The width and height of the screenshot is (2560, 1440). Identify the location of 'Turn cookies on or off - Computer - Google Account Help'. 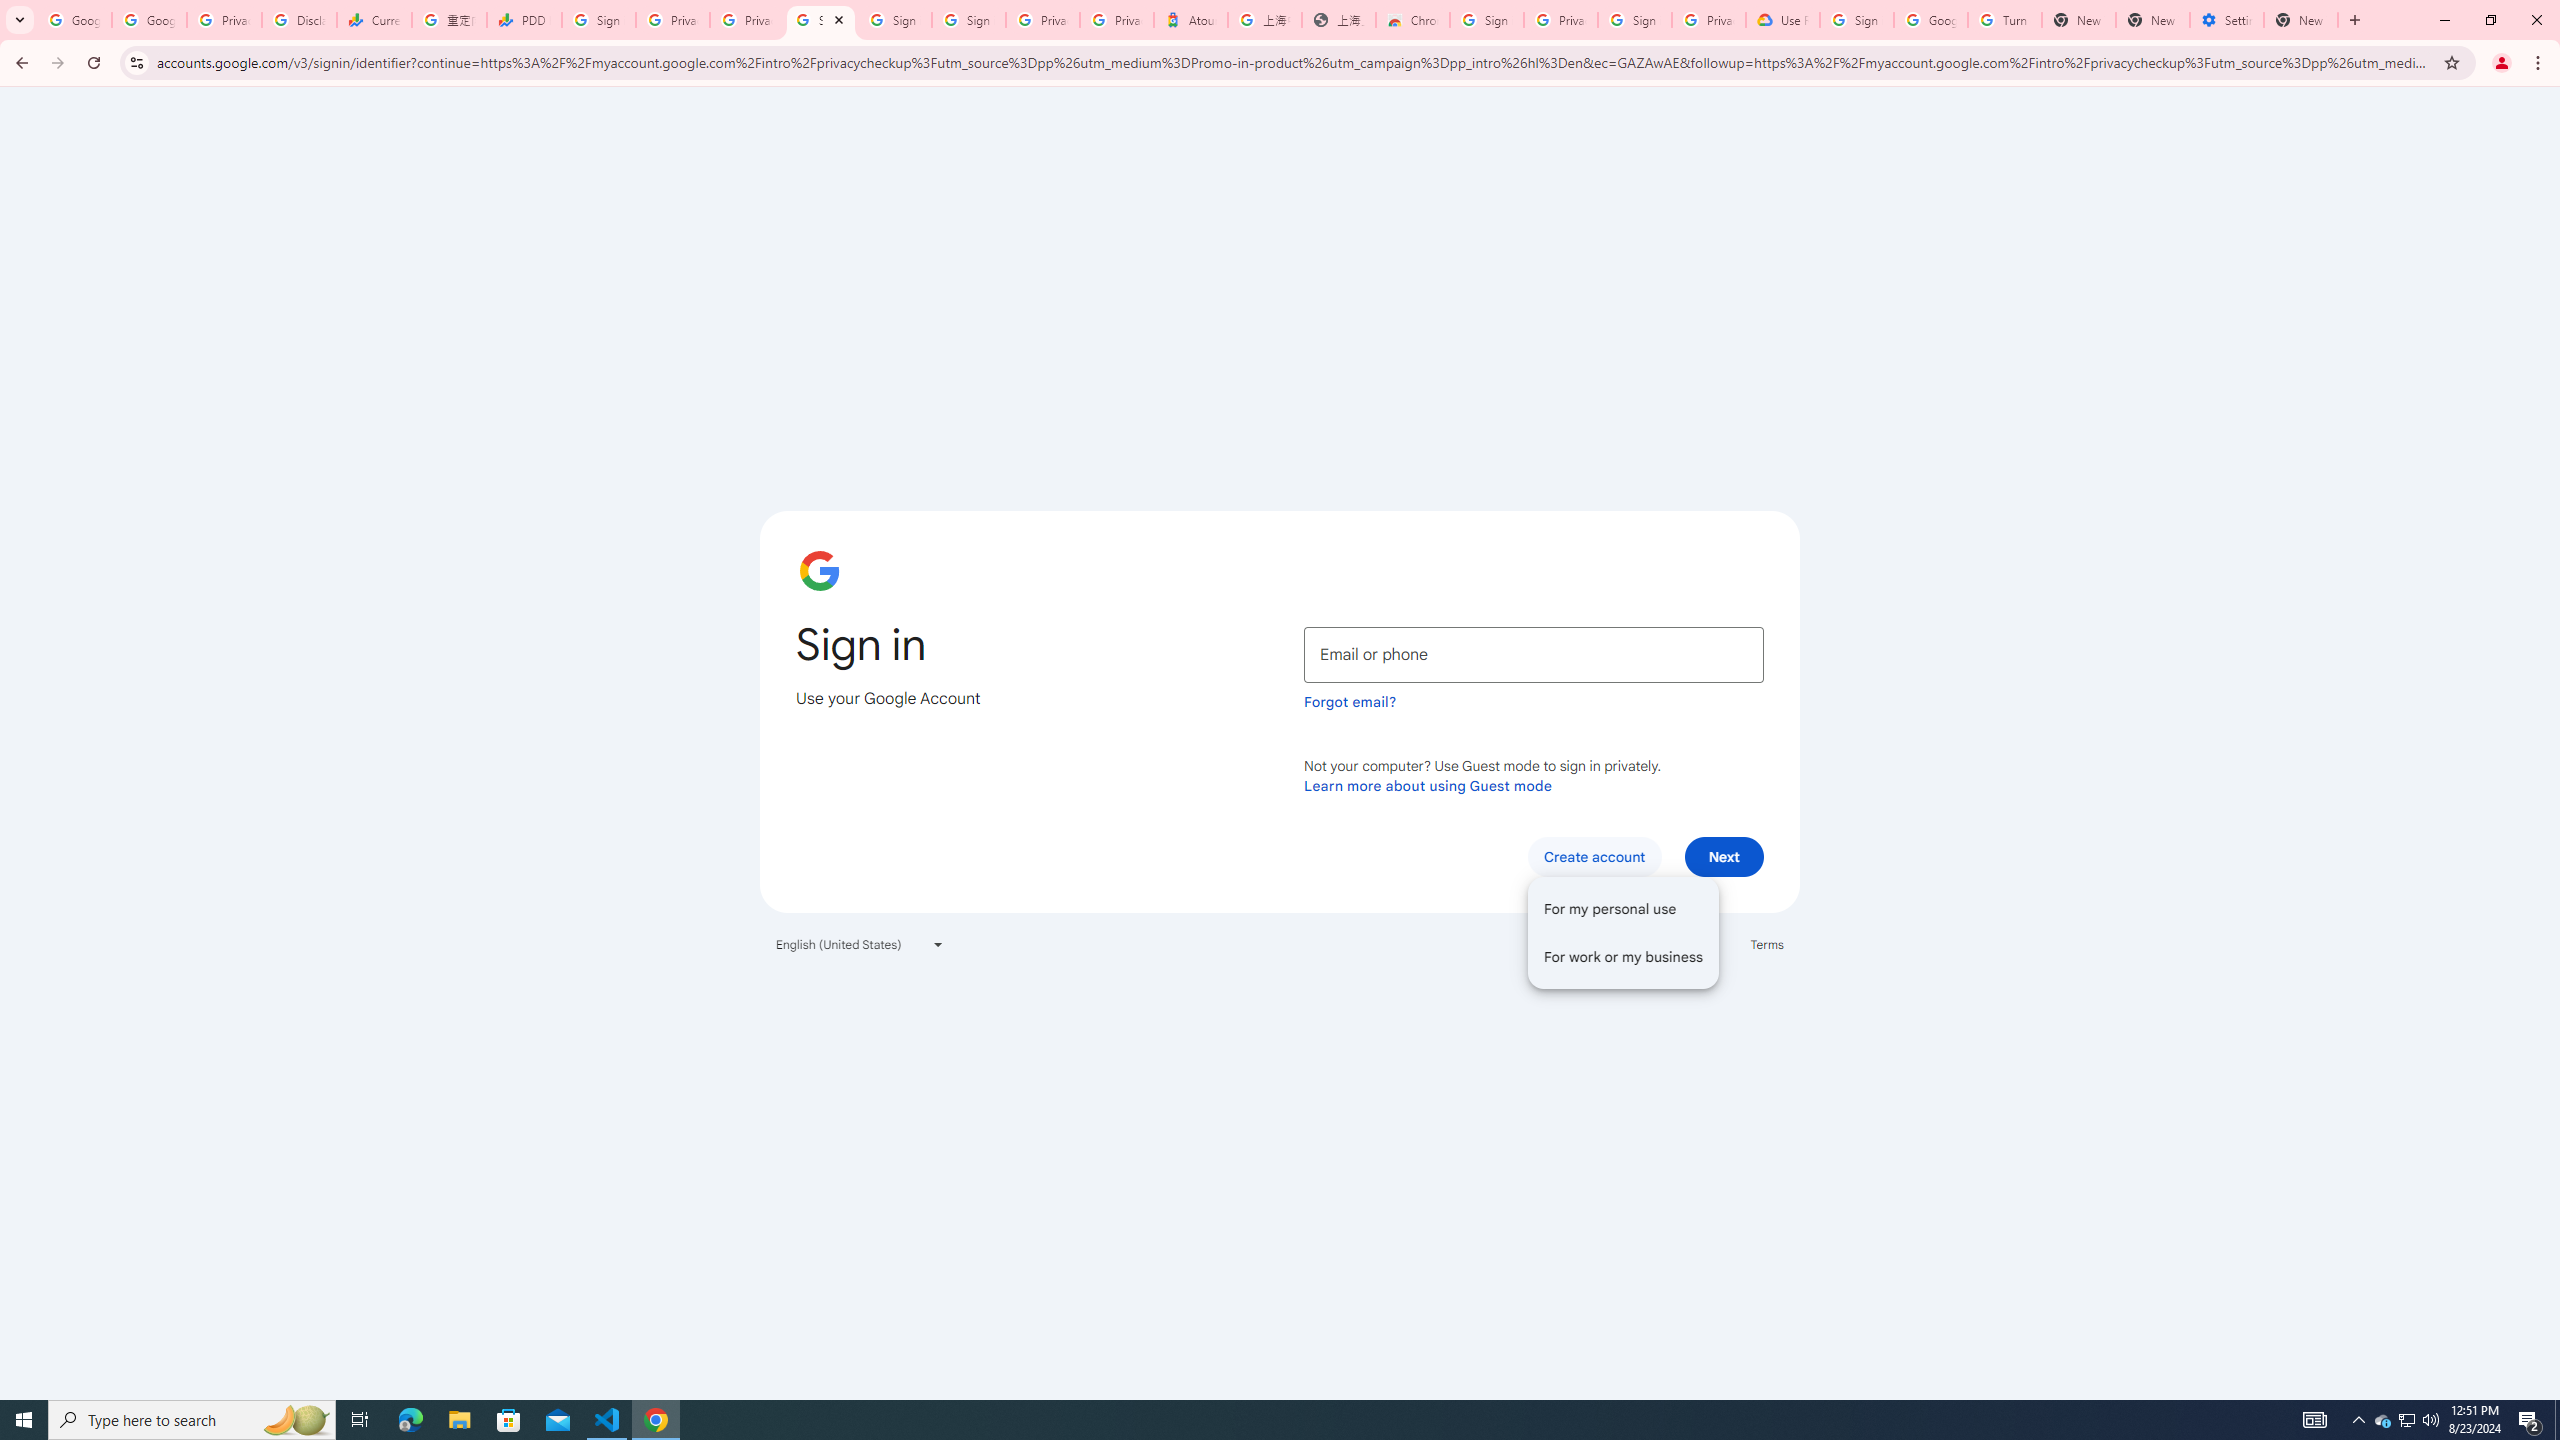
(2003, 19).